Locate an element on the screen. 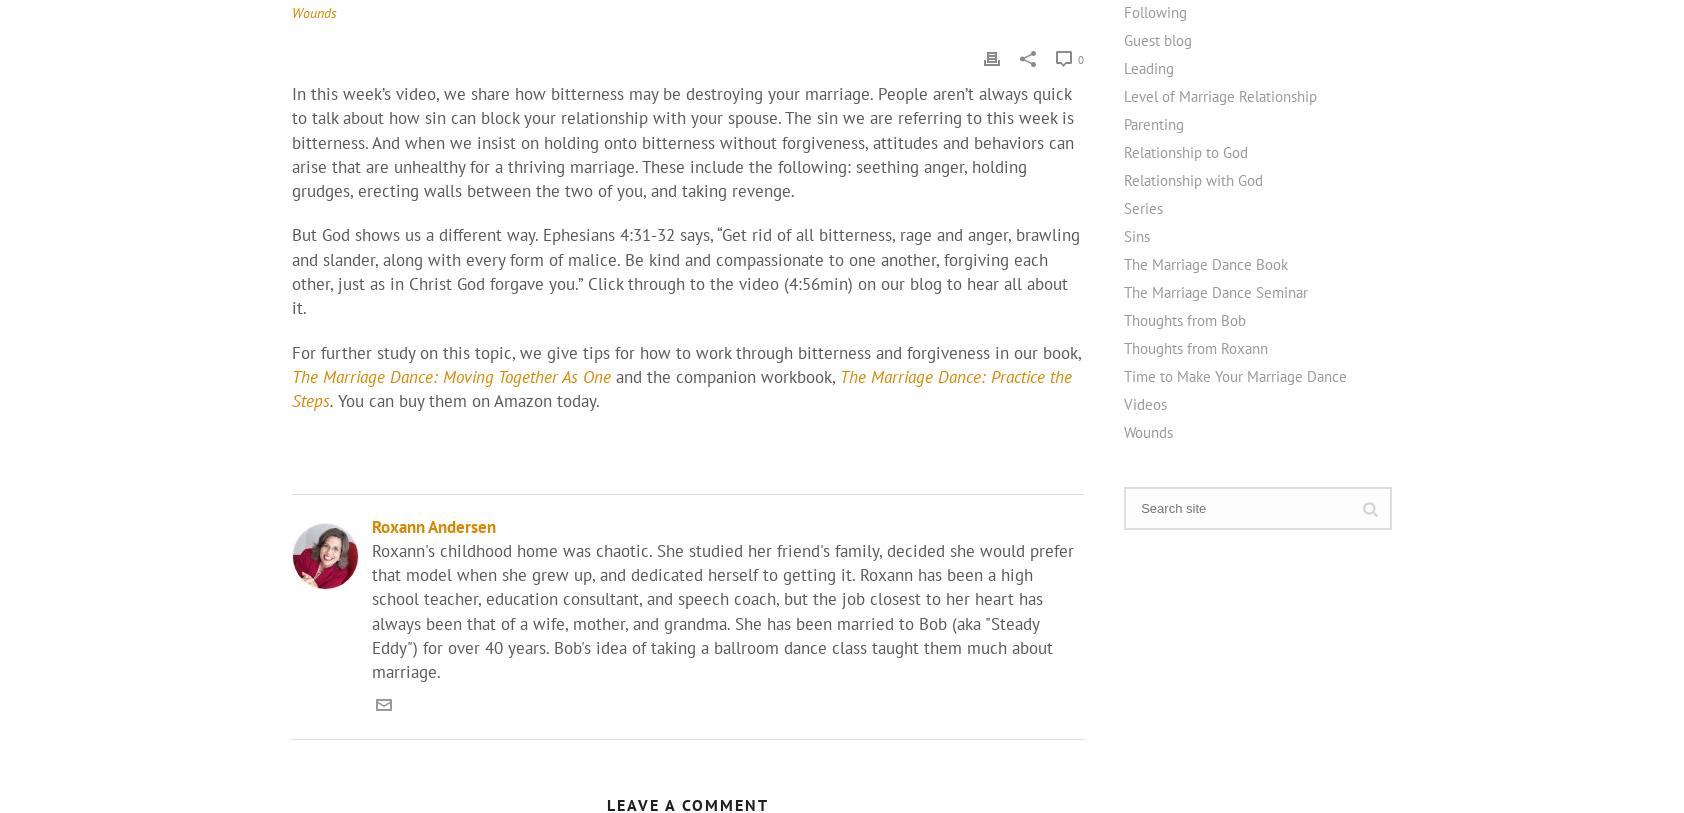  'The Marriage Dance Book' is located at coordinates (1206, 262).